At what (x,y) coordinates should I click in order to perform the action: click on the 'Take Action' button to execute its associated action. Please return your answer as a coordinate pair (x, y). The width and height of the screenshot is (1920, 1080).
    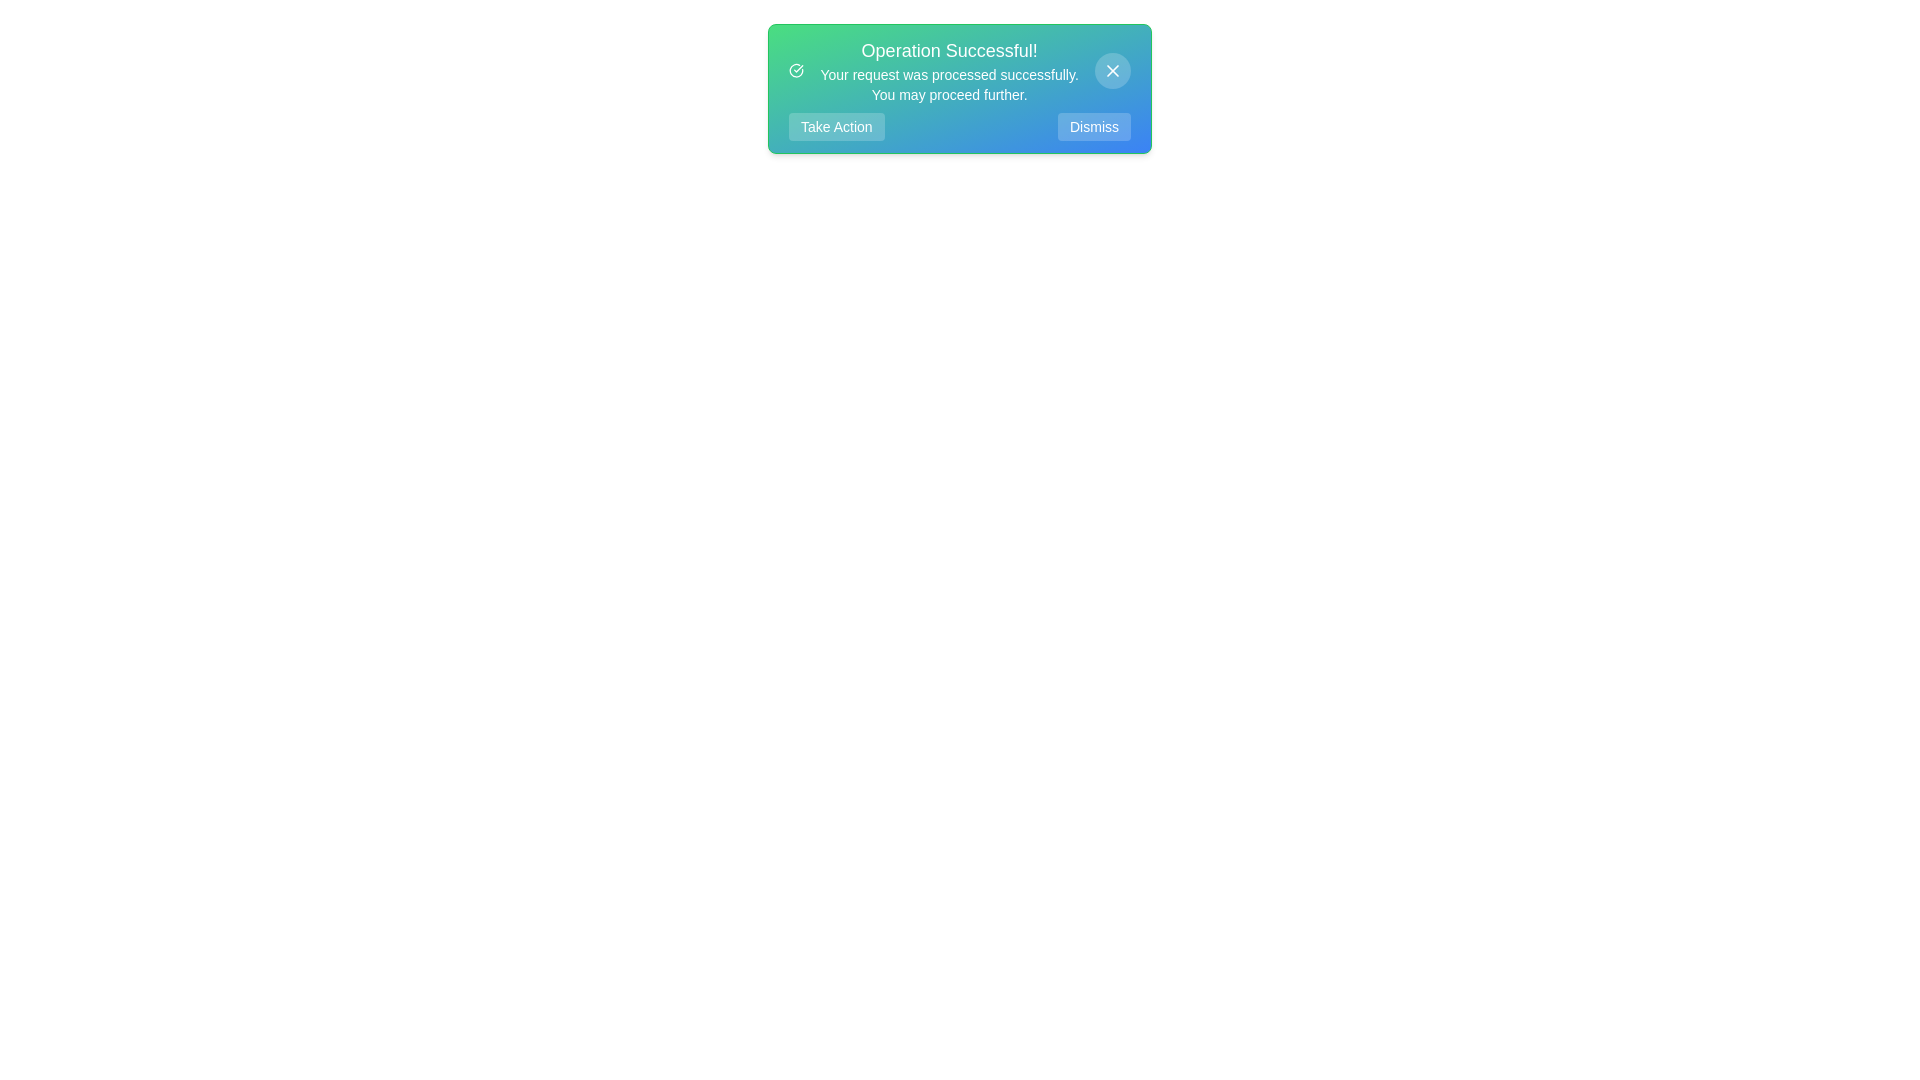
    Looking at the image, I should click on (835, 127).